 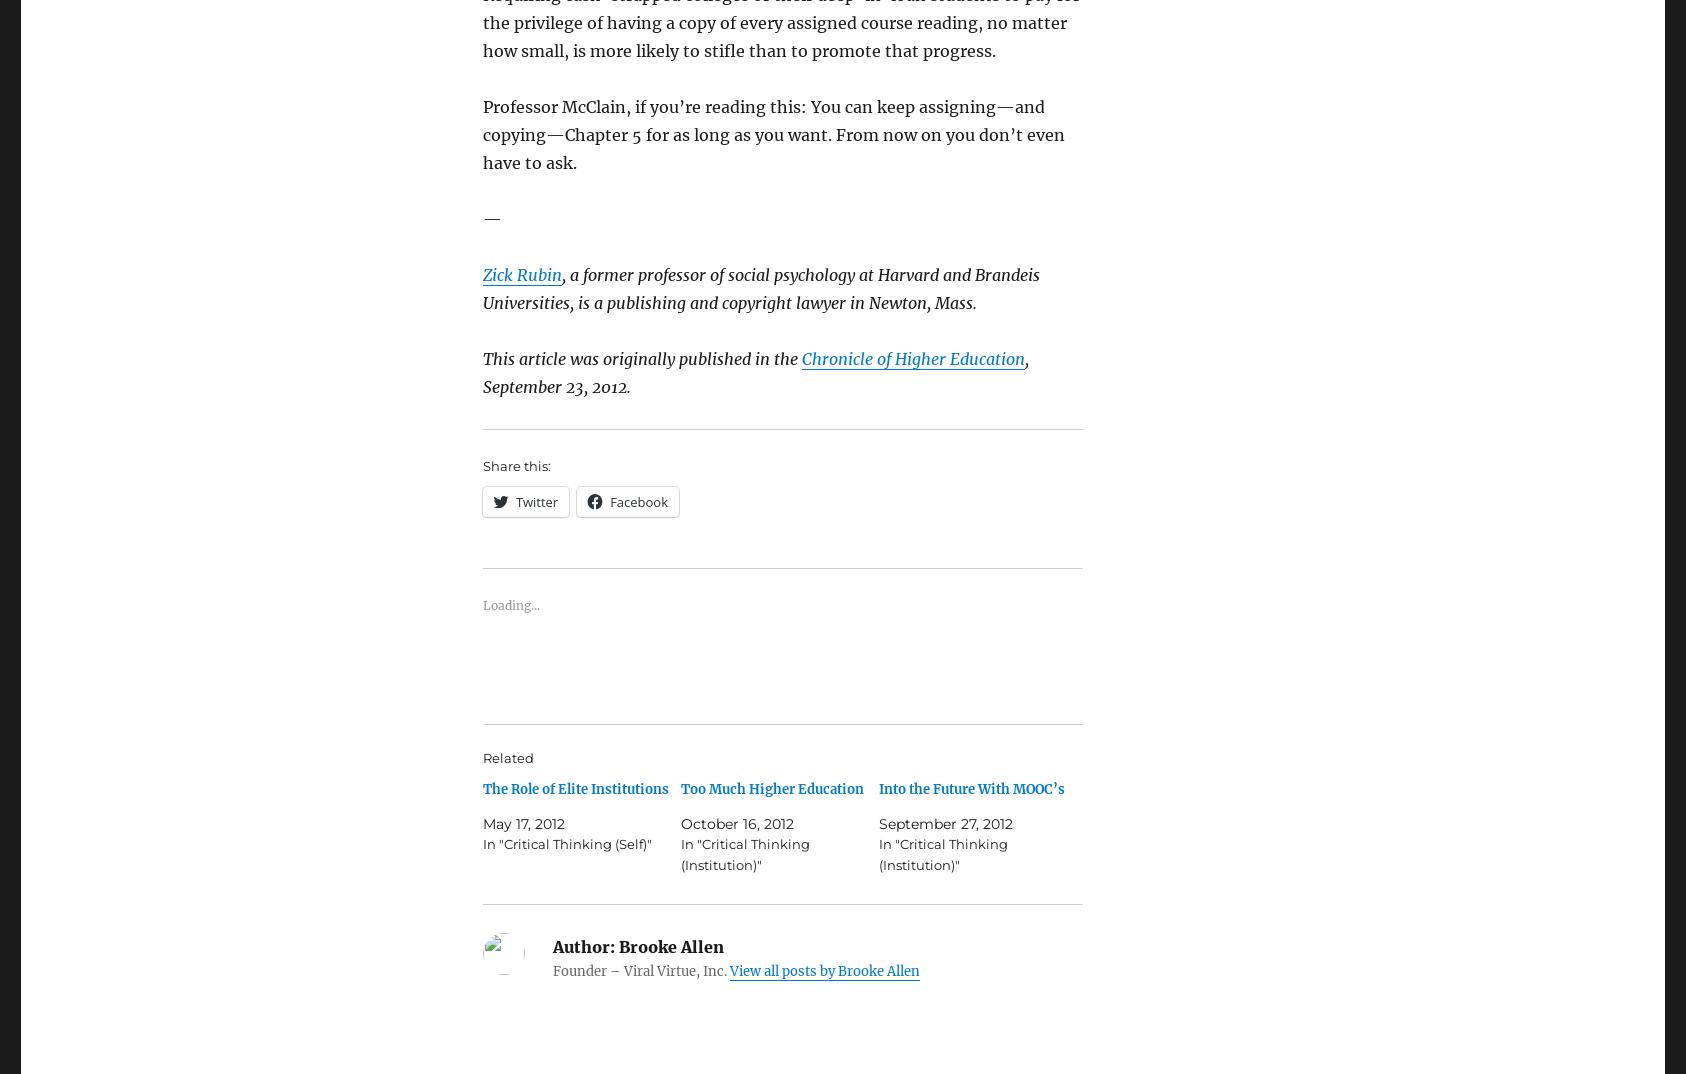 What do you see at coordinates (511, 604) in the screenshot?
I see `'Loading...'` at bounding box center [511, 604].